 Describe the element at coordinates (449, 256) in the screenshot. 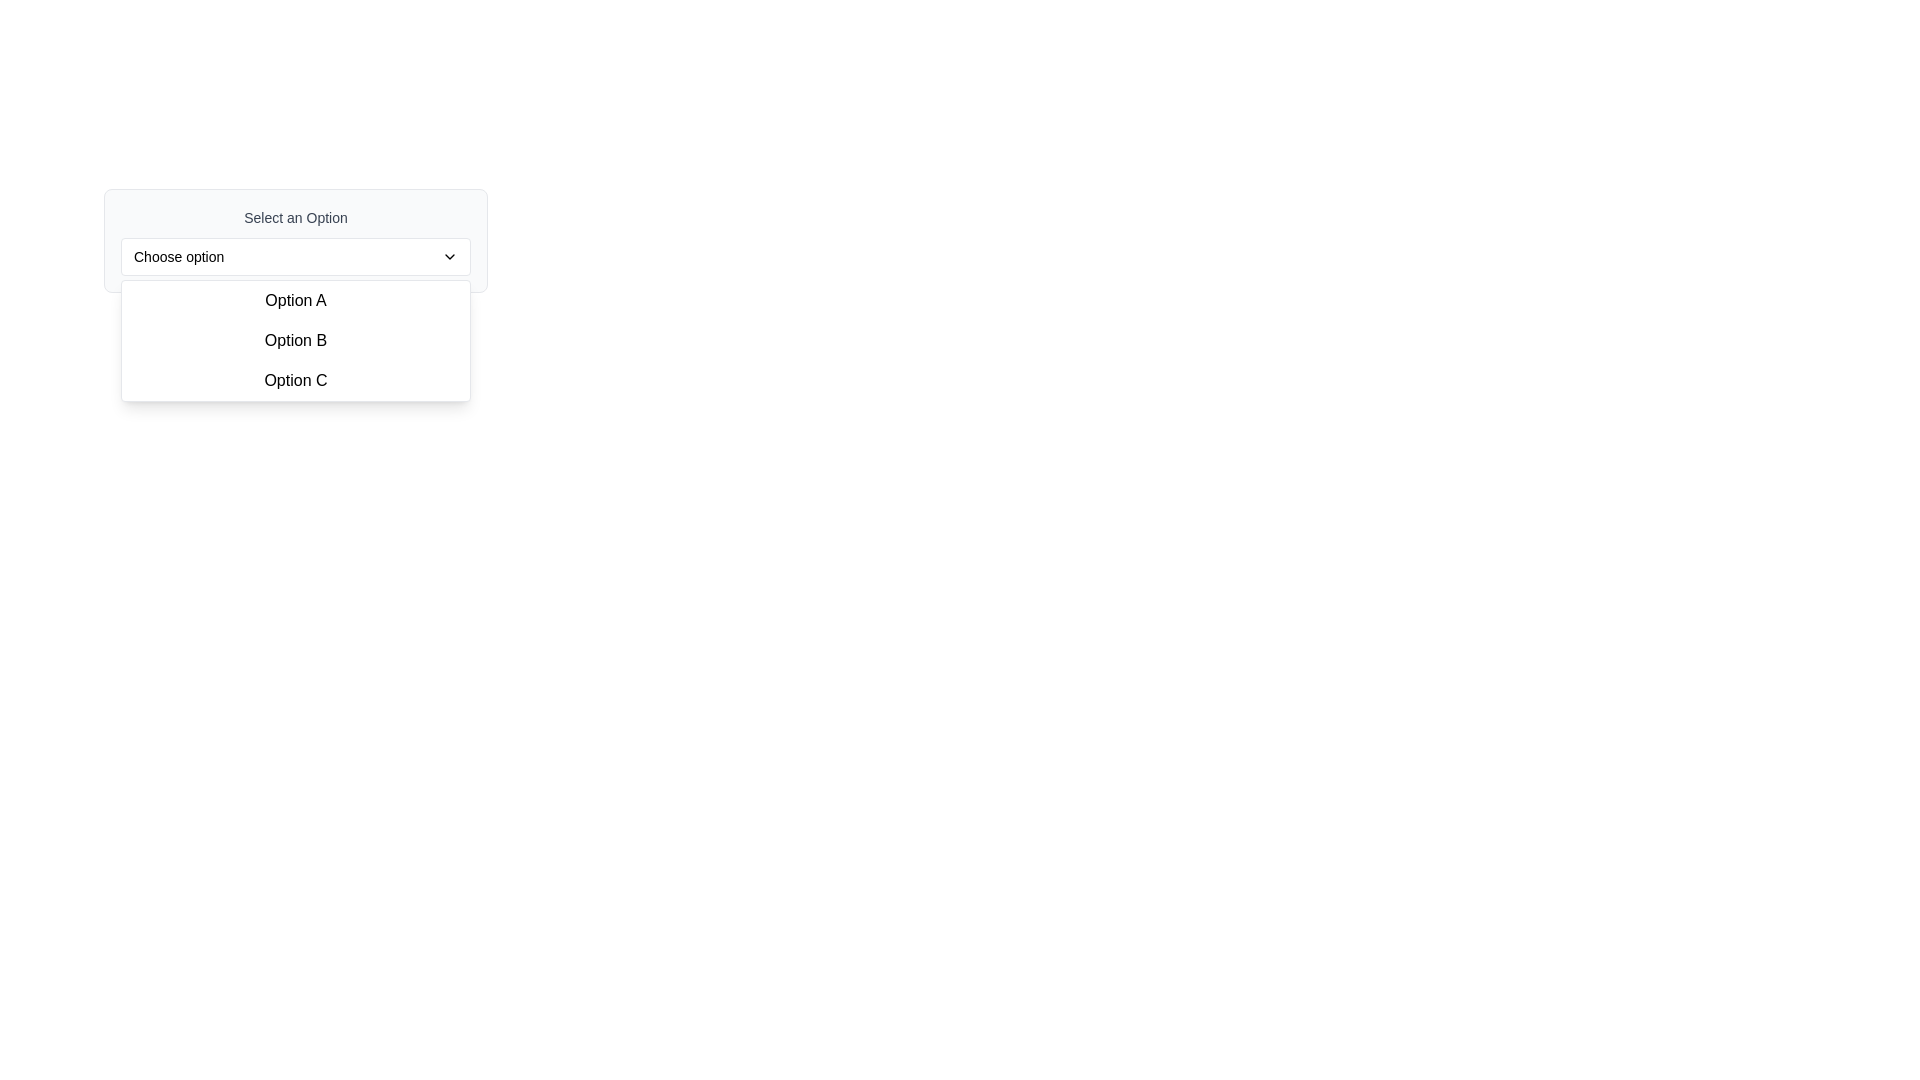

I see `the chevron icon located at the center-right of the dropdown component` at that location.